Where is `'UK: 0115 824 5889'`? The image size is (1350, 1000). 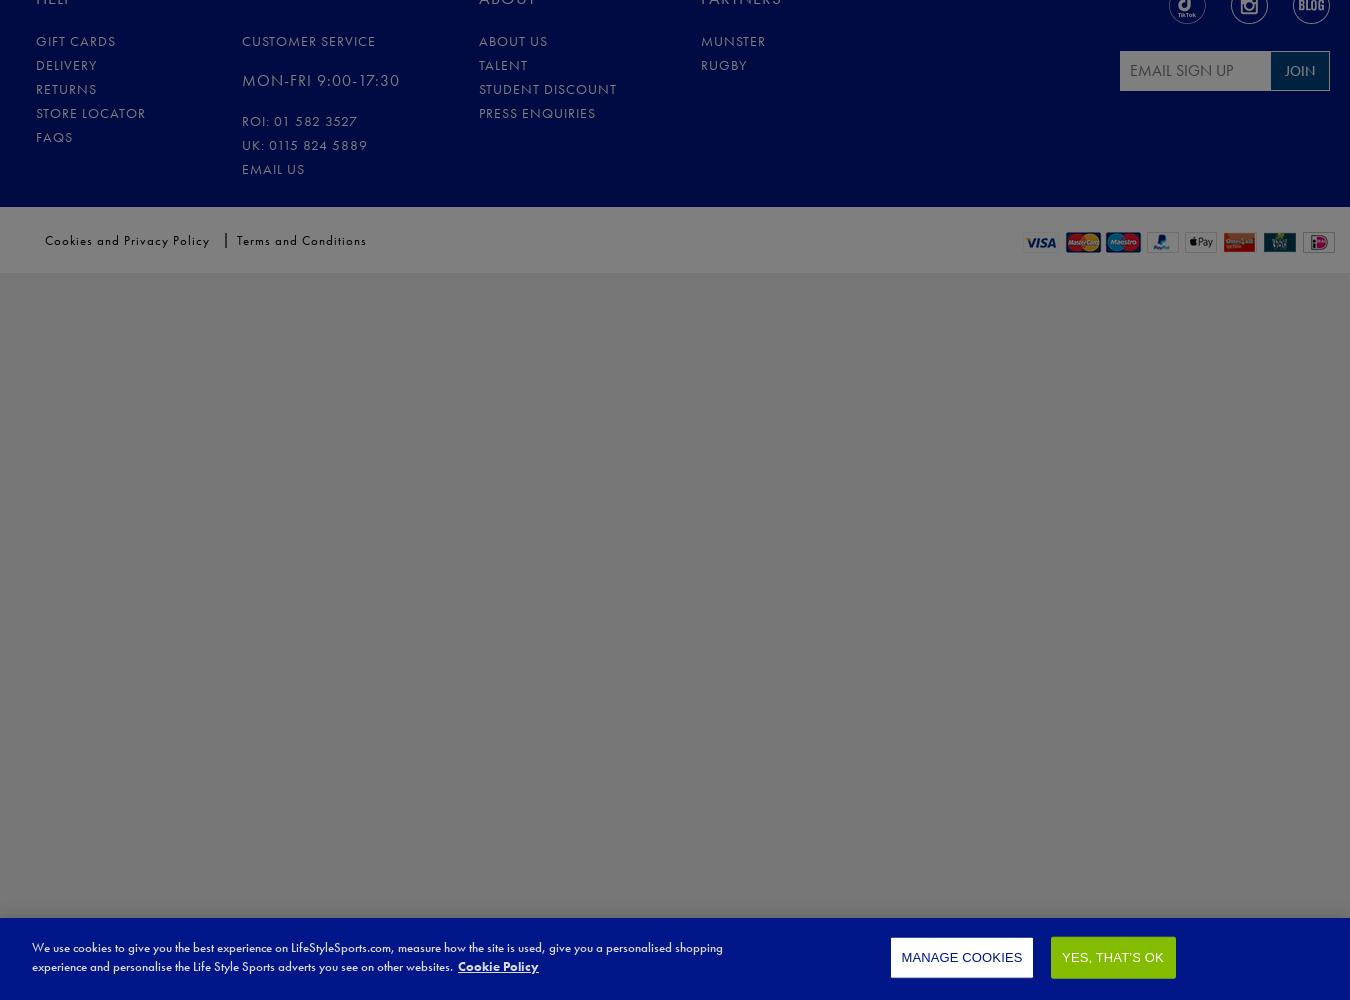 'UK: 0115 824 5889' is located at coordinates (303, 144).